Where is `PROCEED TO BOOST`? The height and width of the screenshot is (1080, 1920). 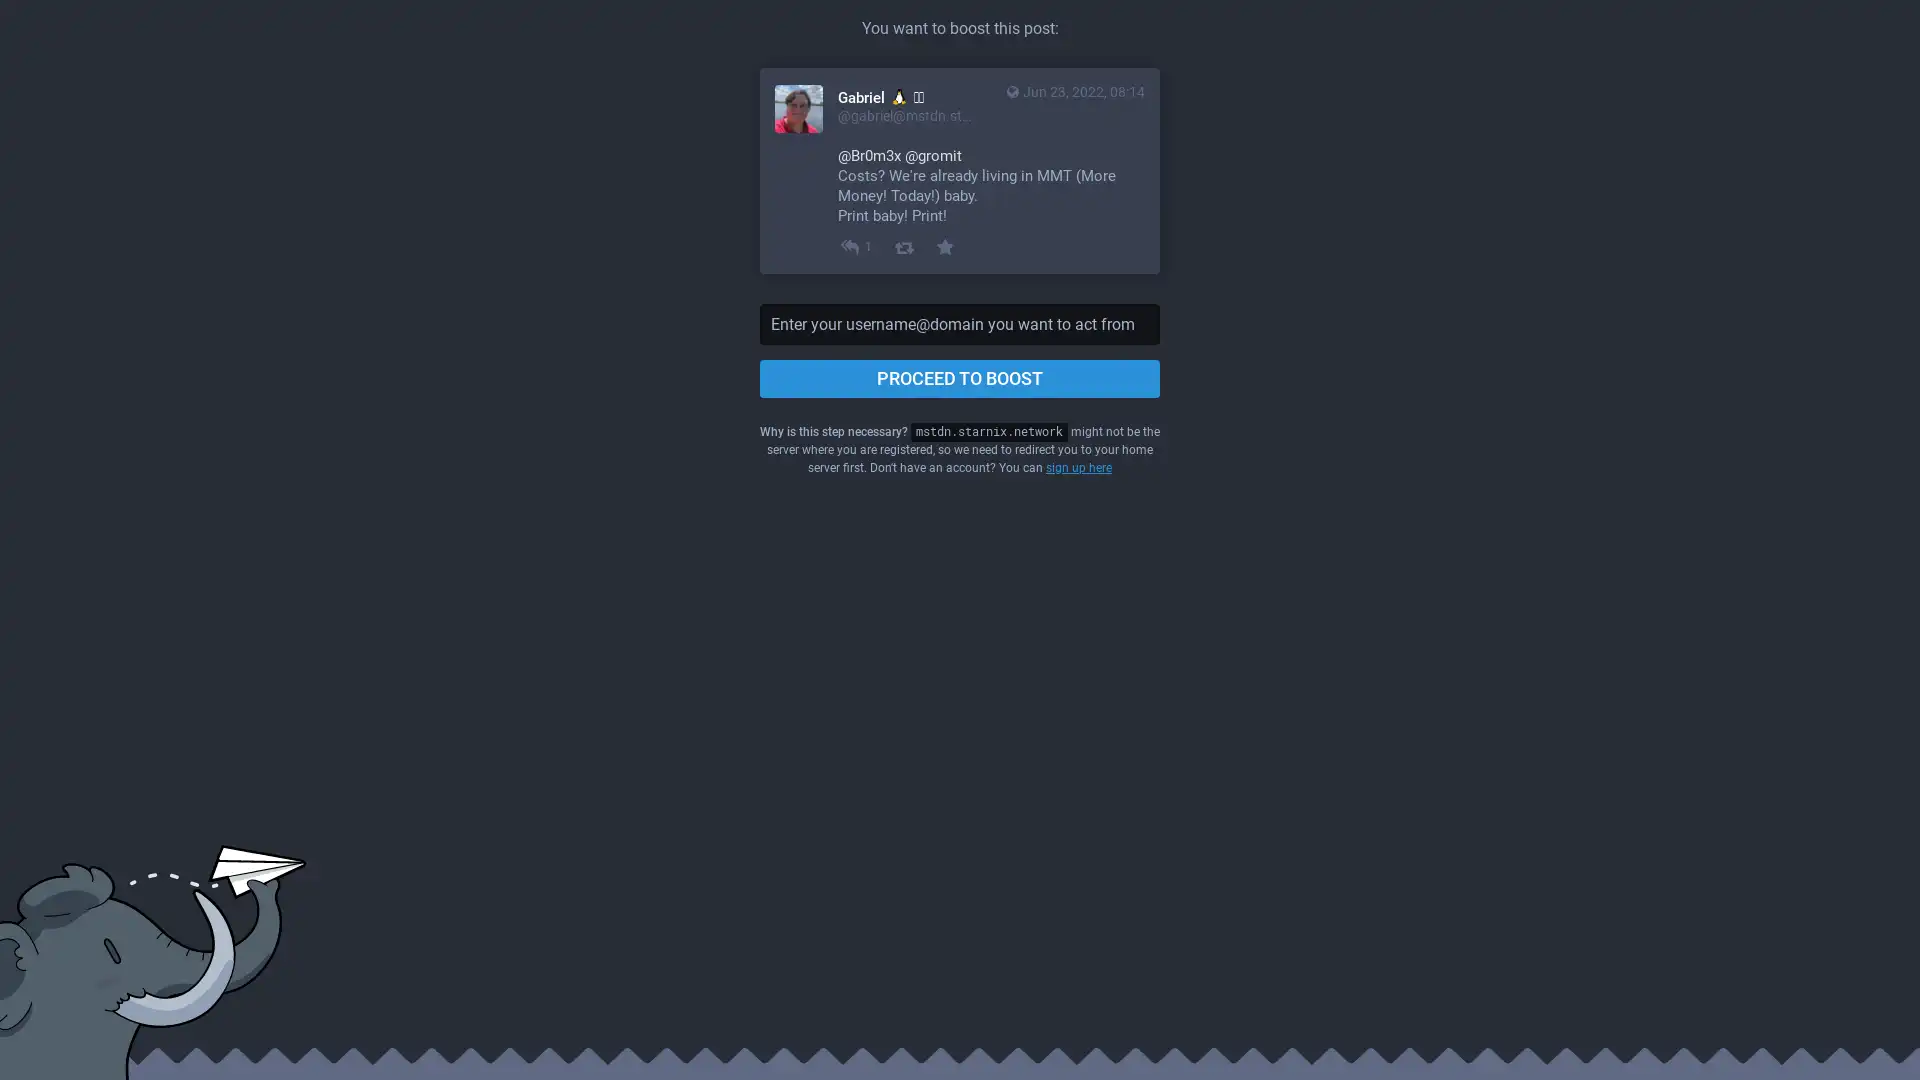
PROCEED TO BOOST is located at coordinates (960, 378).